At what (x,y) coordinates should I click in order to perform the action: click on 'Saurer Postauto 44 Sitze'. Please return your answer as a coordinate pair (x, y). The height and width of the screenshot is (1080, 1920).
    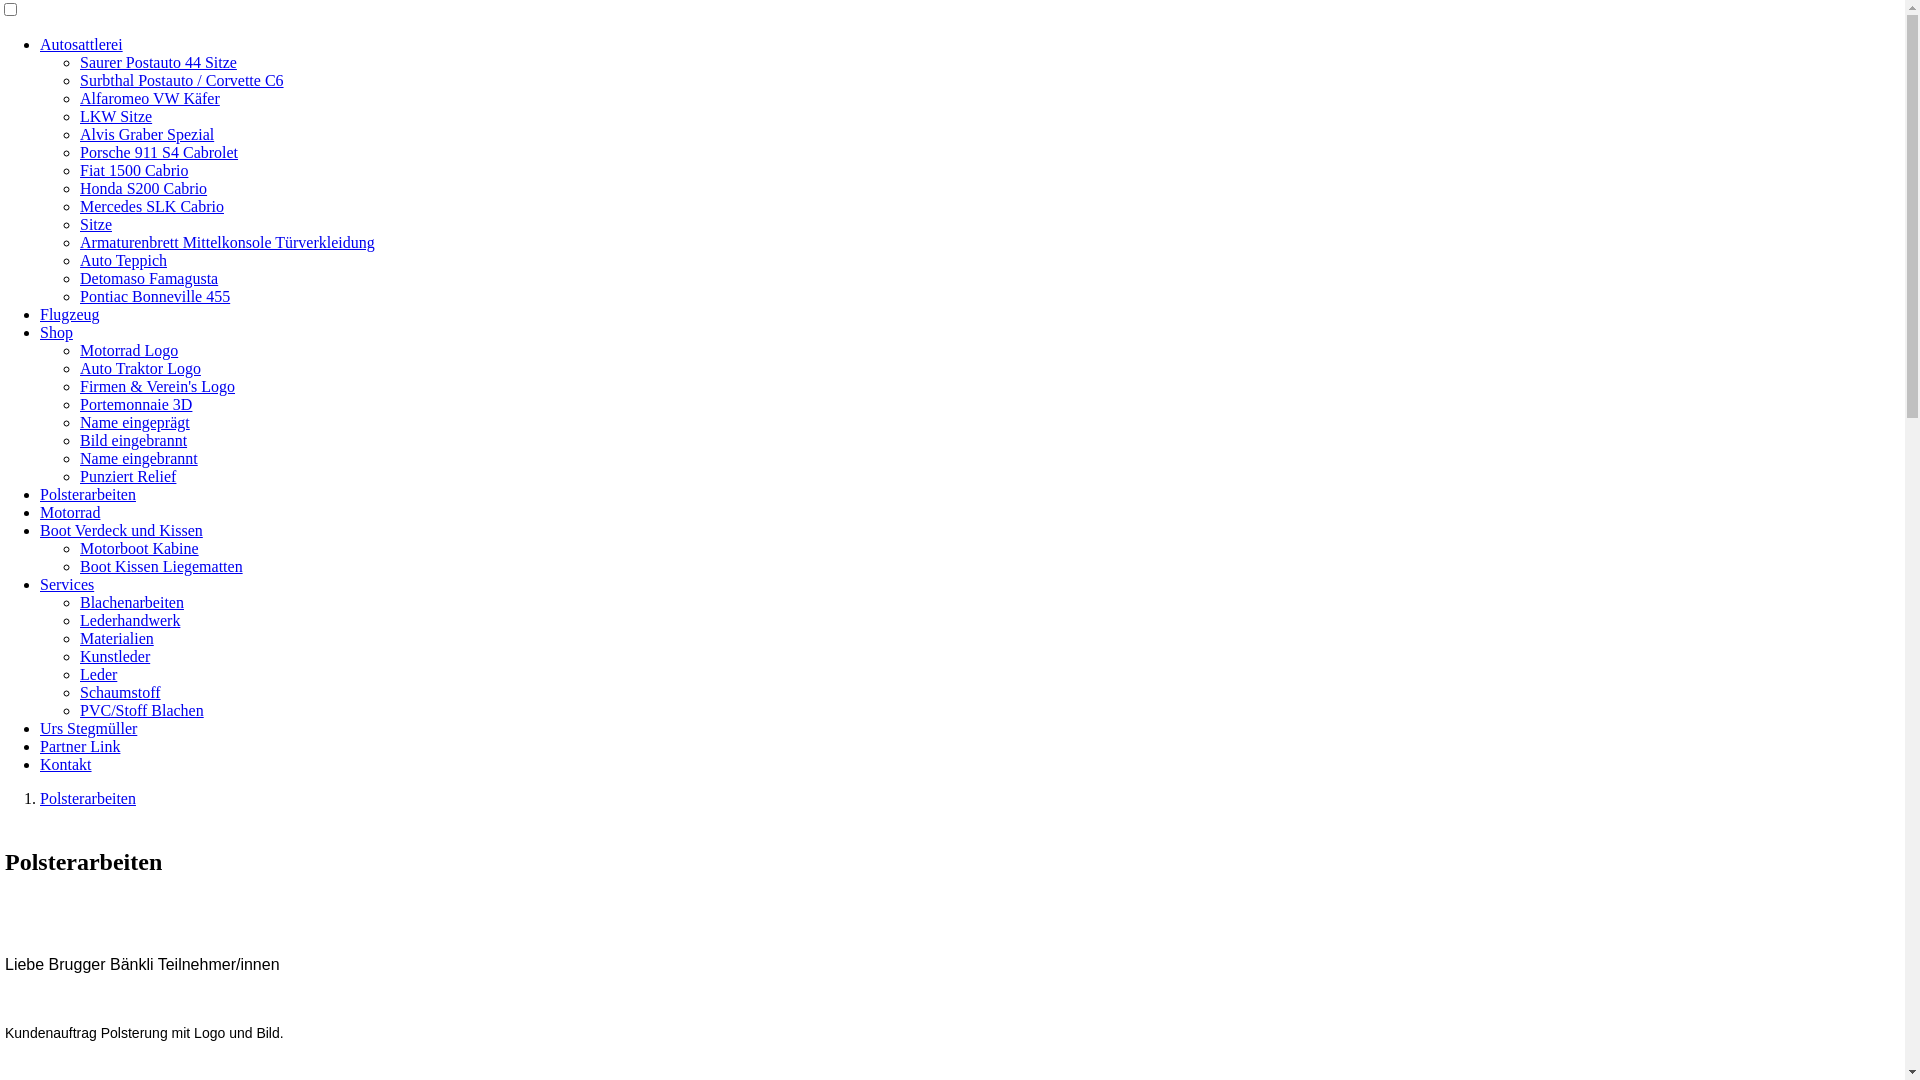
    Looking at the image, I should click on (80, 61).